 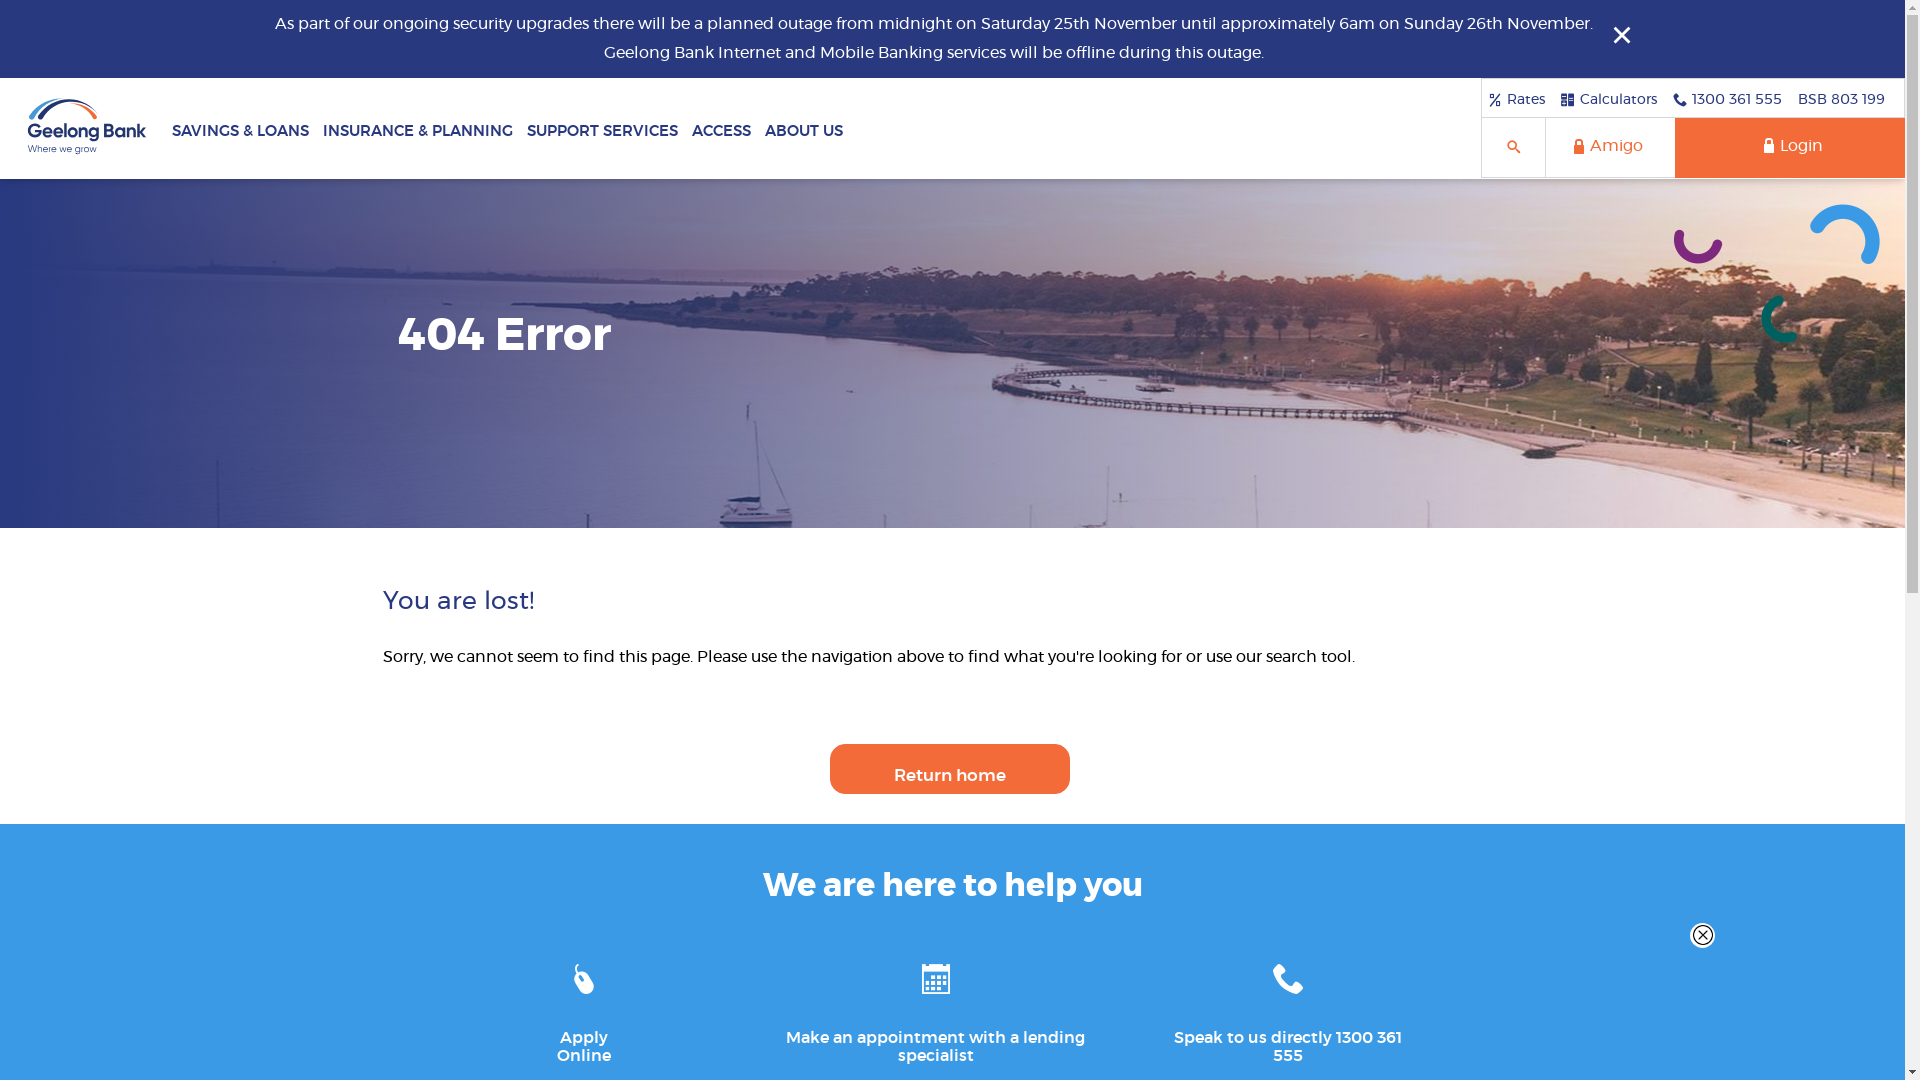 I want to click on 'SUPPORT SERVICES', so click(x=601, y=127).